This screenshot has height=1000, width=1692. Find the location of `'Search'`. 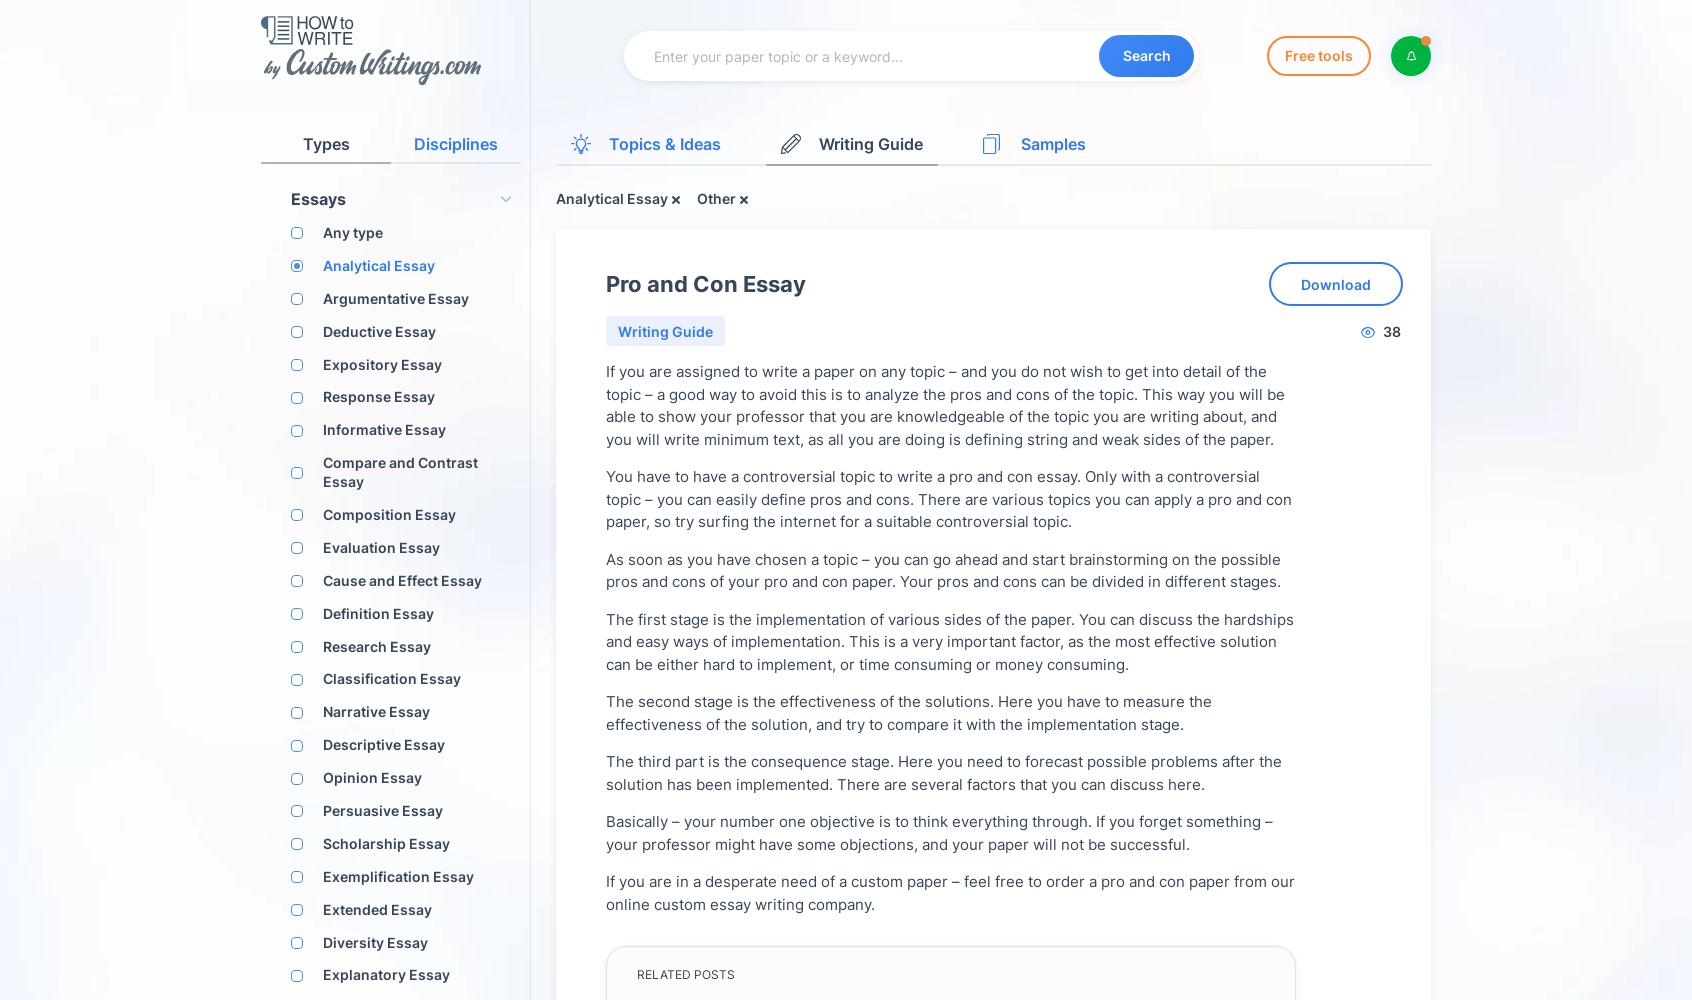

'Search' is located at coordinates (1121, 55).